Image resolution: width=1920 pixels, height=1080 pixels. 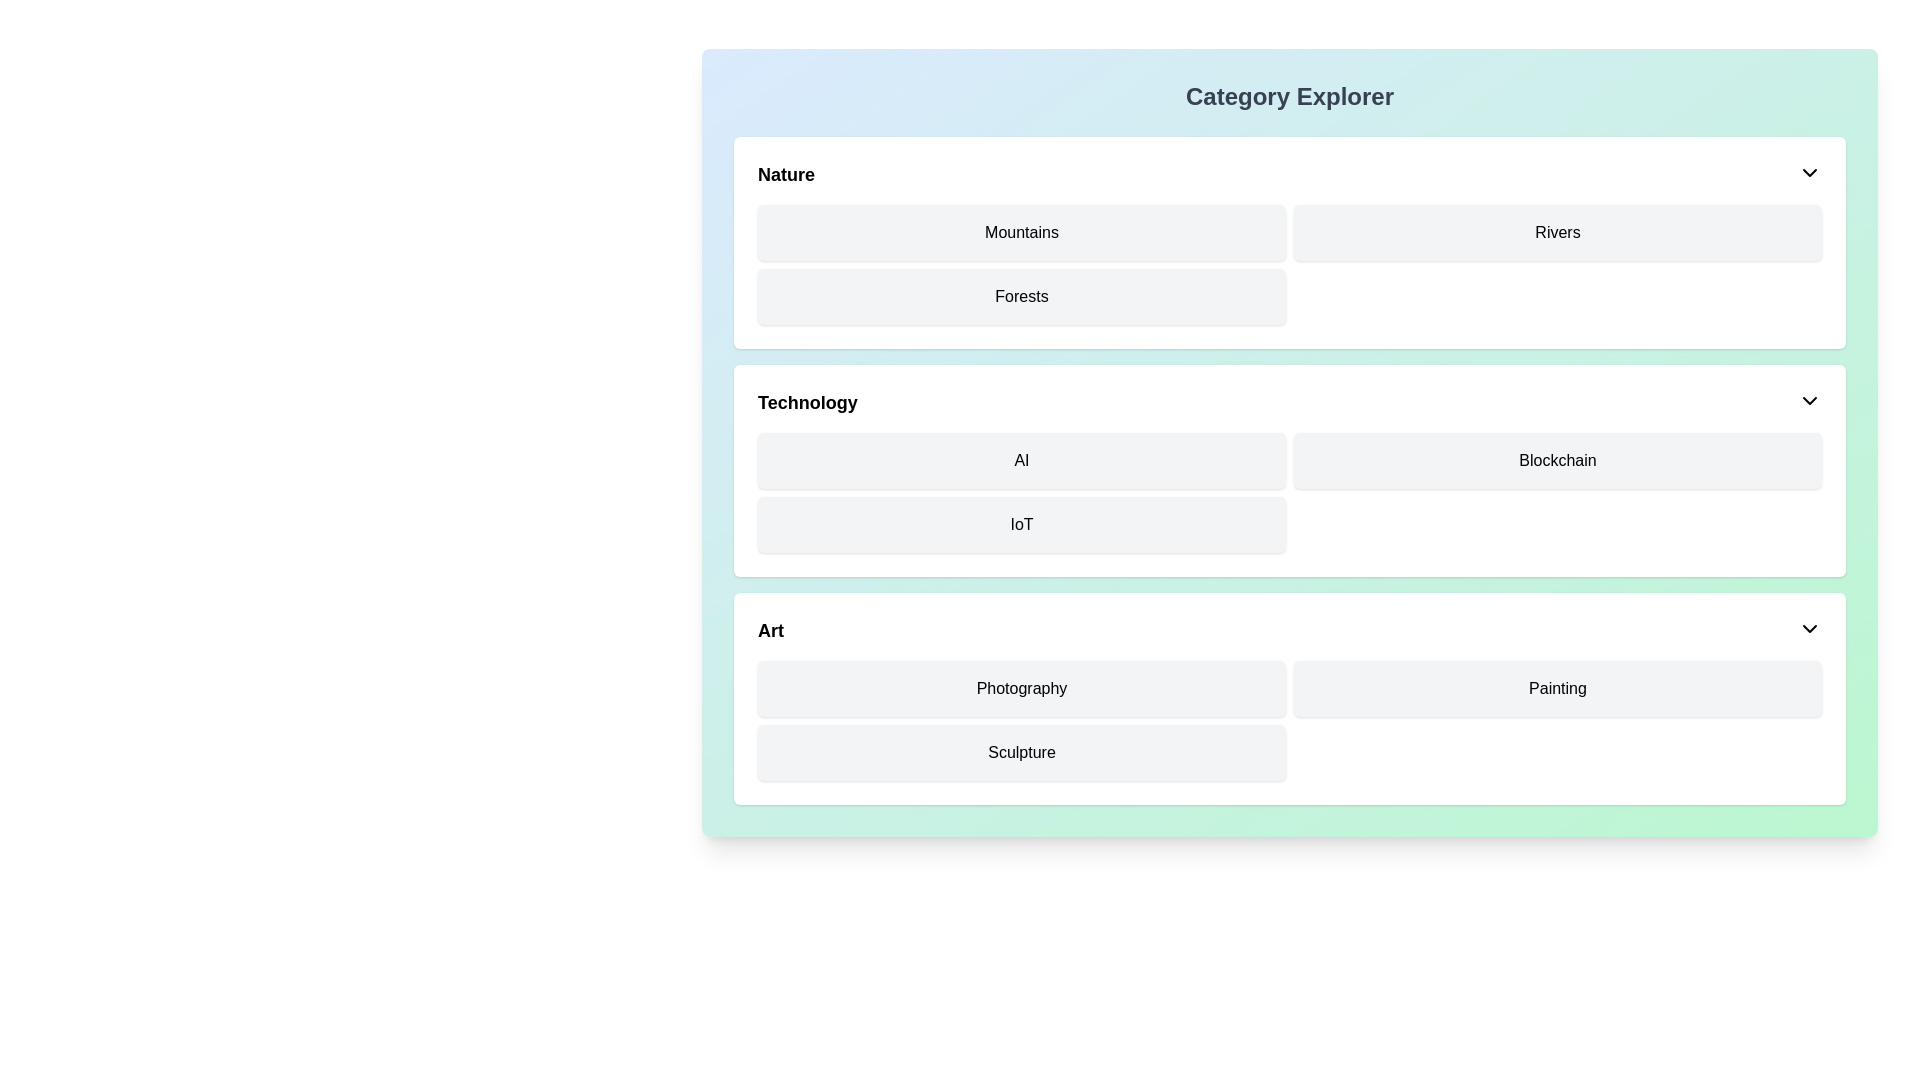 I want to click on the 'Photography' label, which is a bold text element in a rounded rectangular box with a light gray background, located in the 'Art' group, so click(x=1022, y=688).